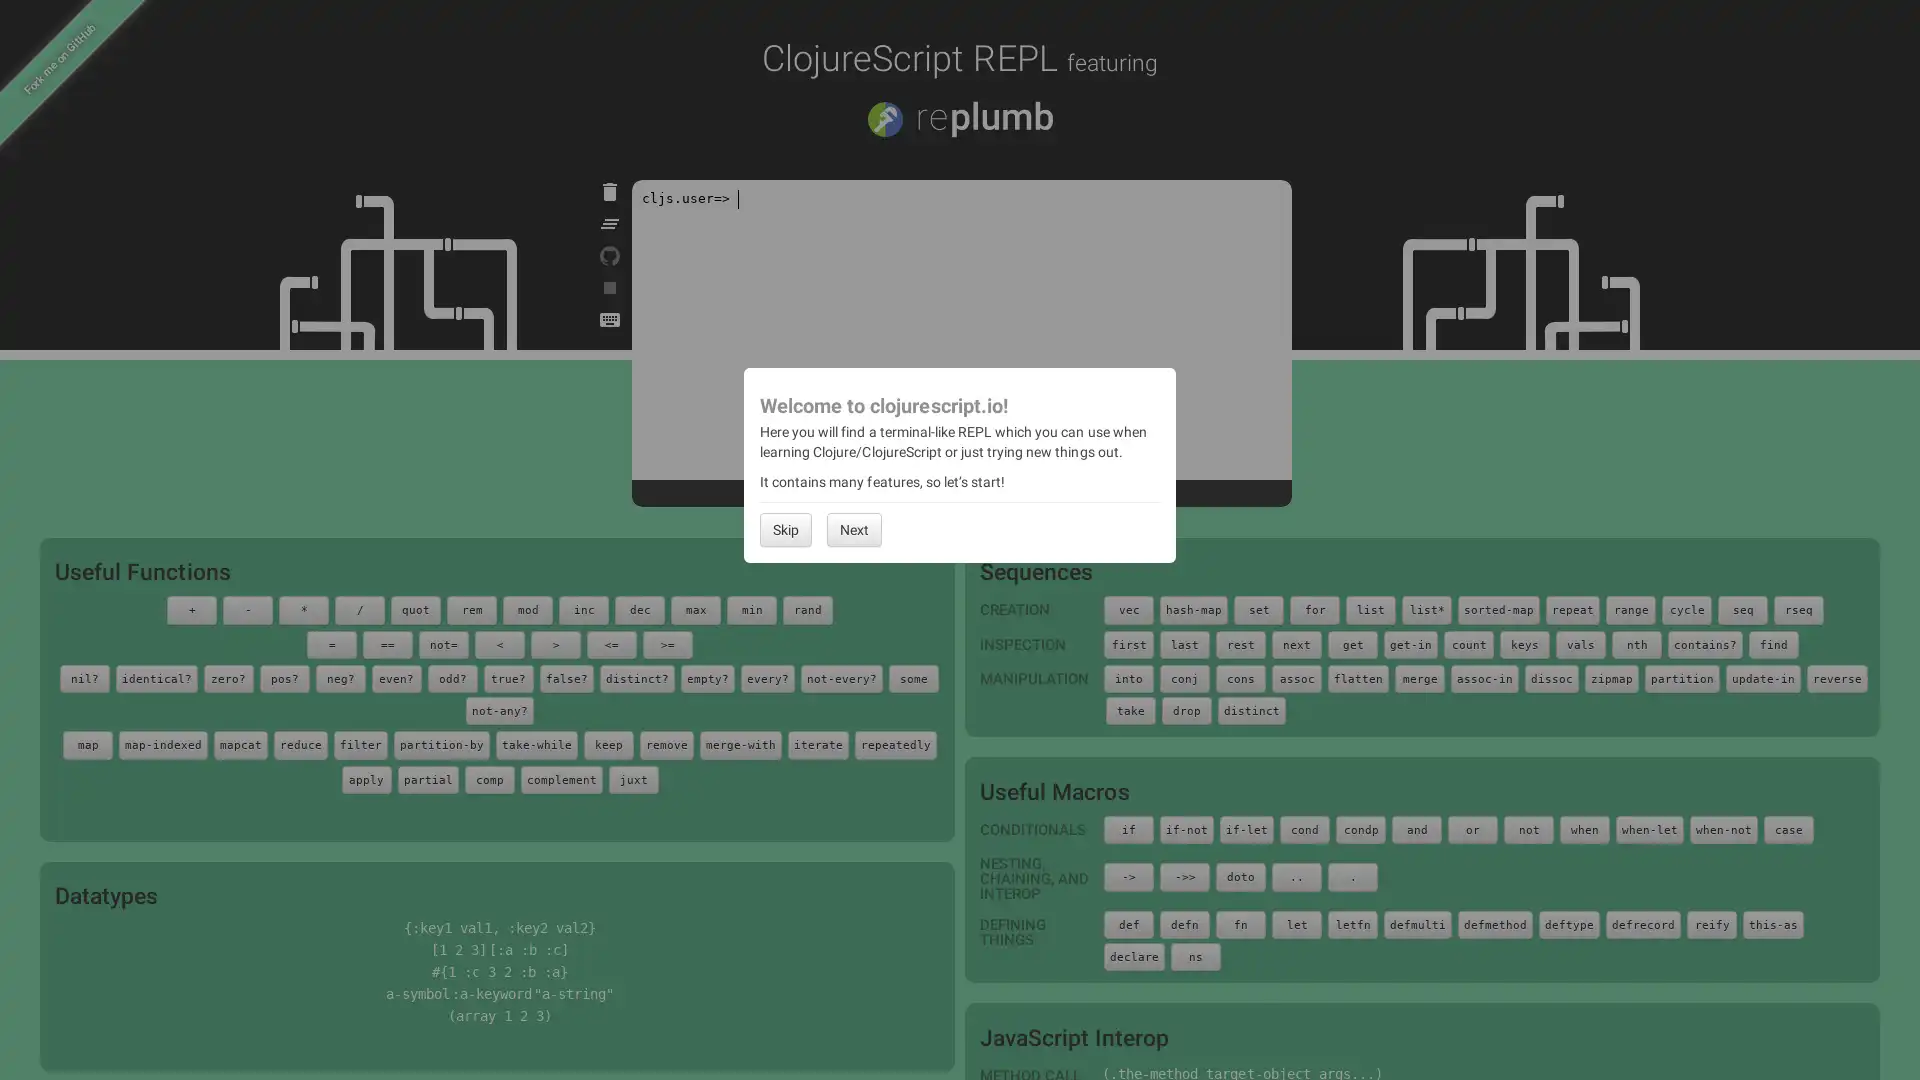 Image resolution: width=1920 pixels, height=1080 pixels. Describe the element at coordinates (1484, 677) in the screenshot. I see `assoc-in` at that location.